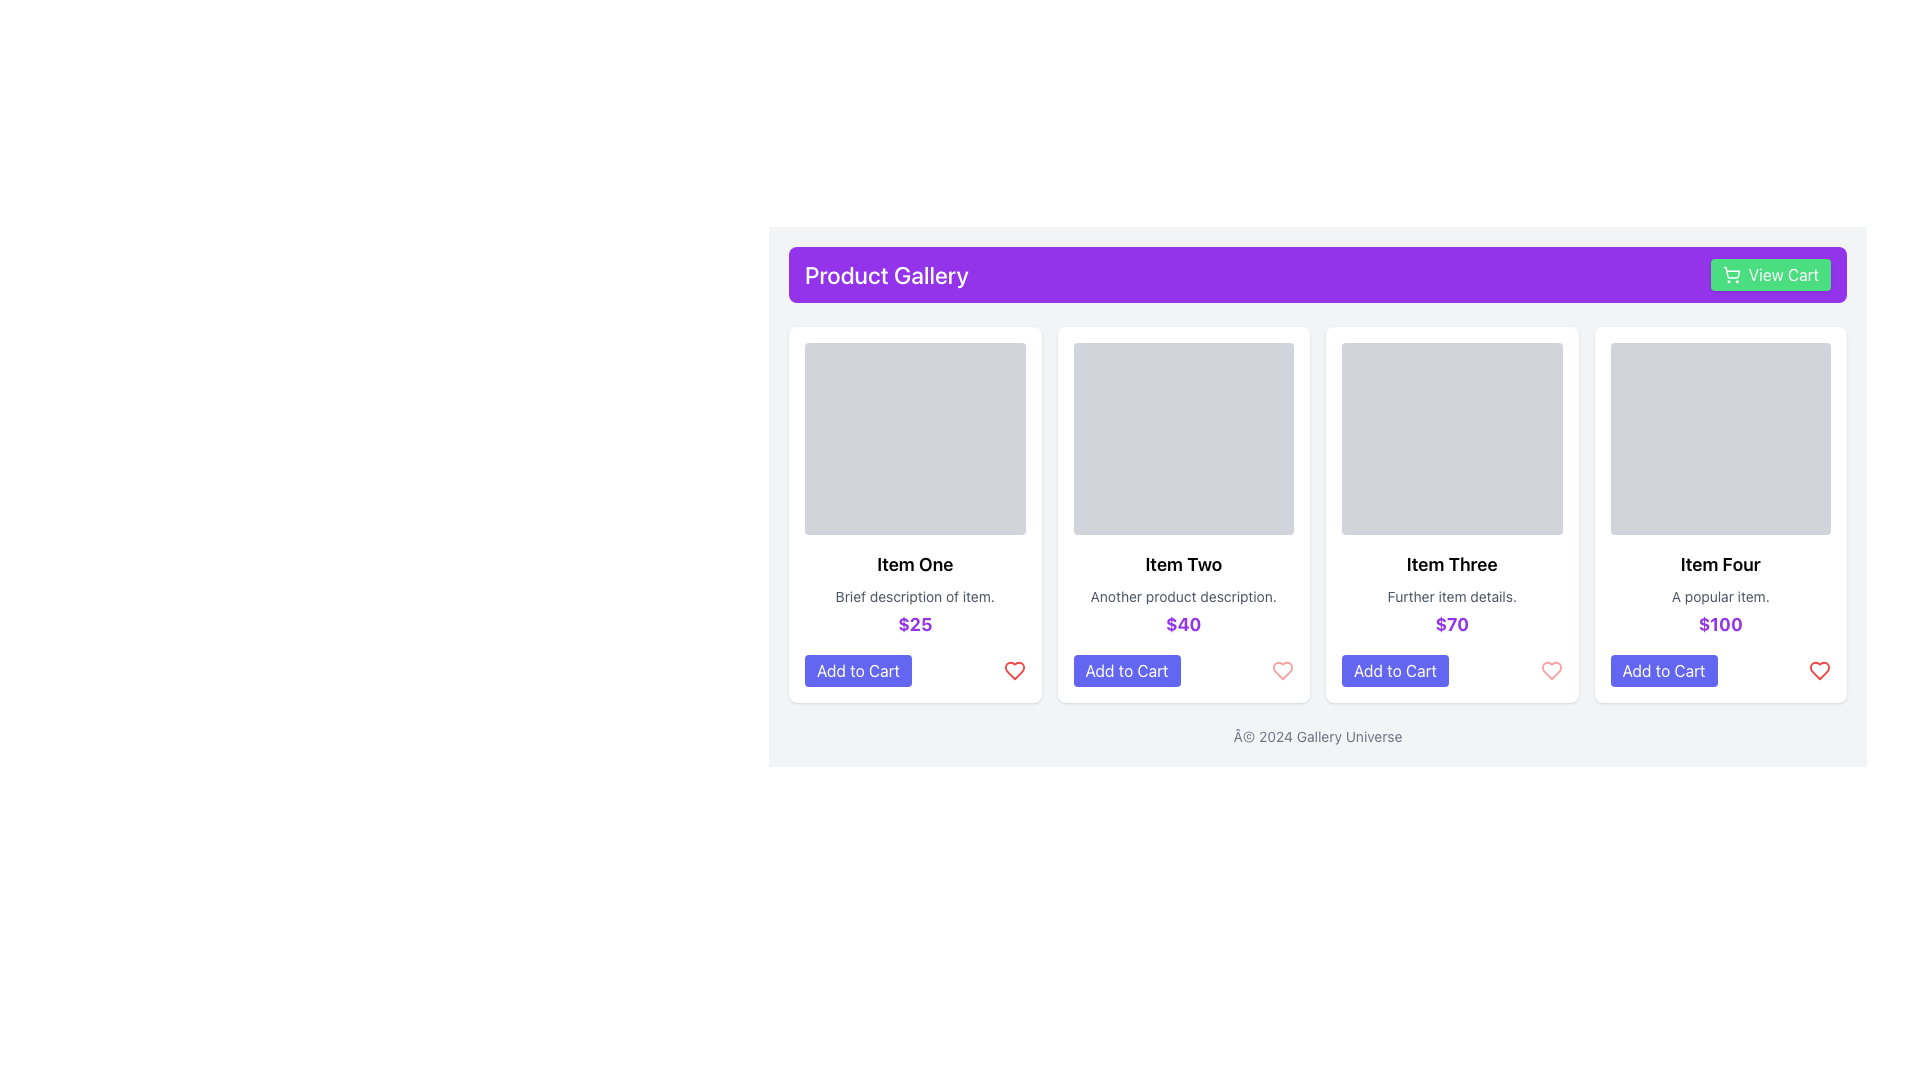  Describe the element at coordinates (1183, 623) in the screenshot. I see `the static text element displaying the price '$40' in bold purple, located above the 'Add to Cart' button in the second product card` at that location.